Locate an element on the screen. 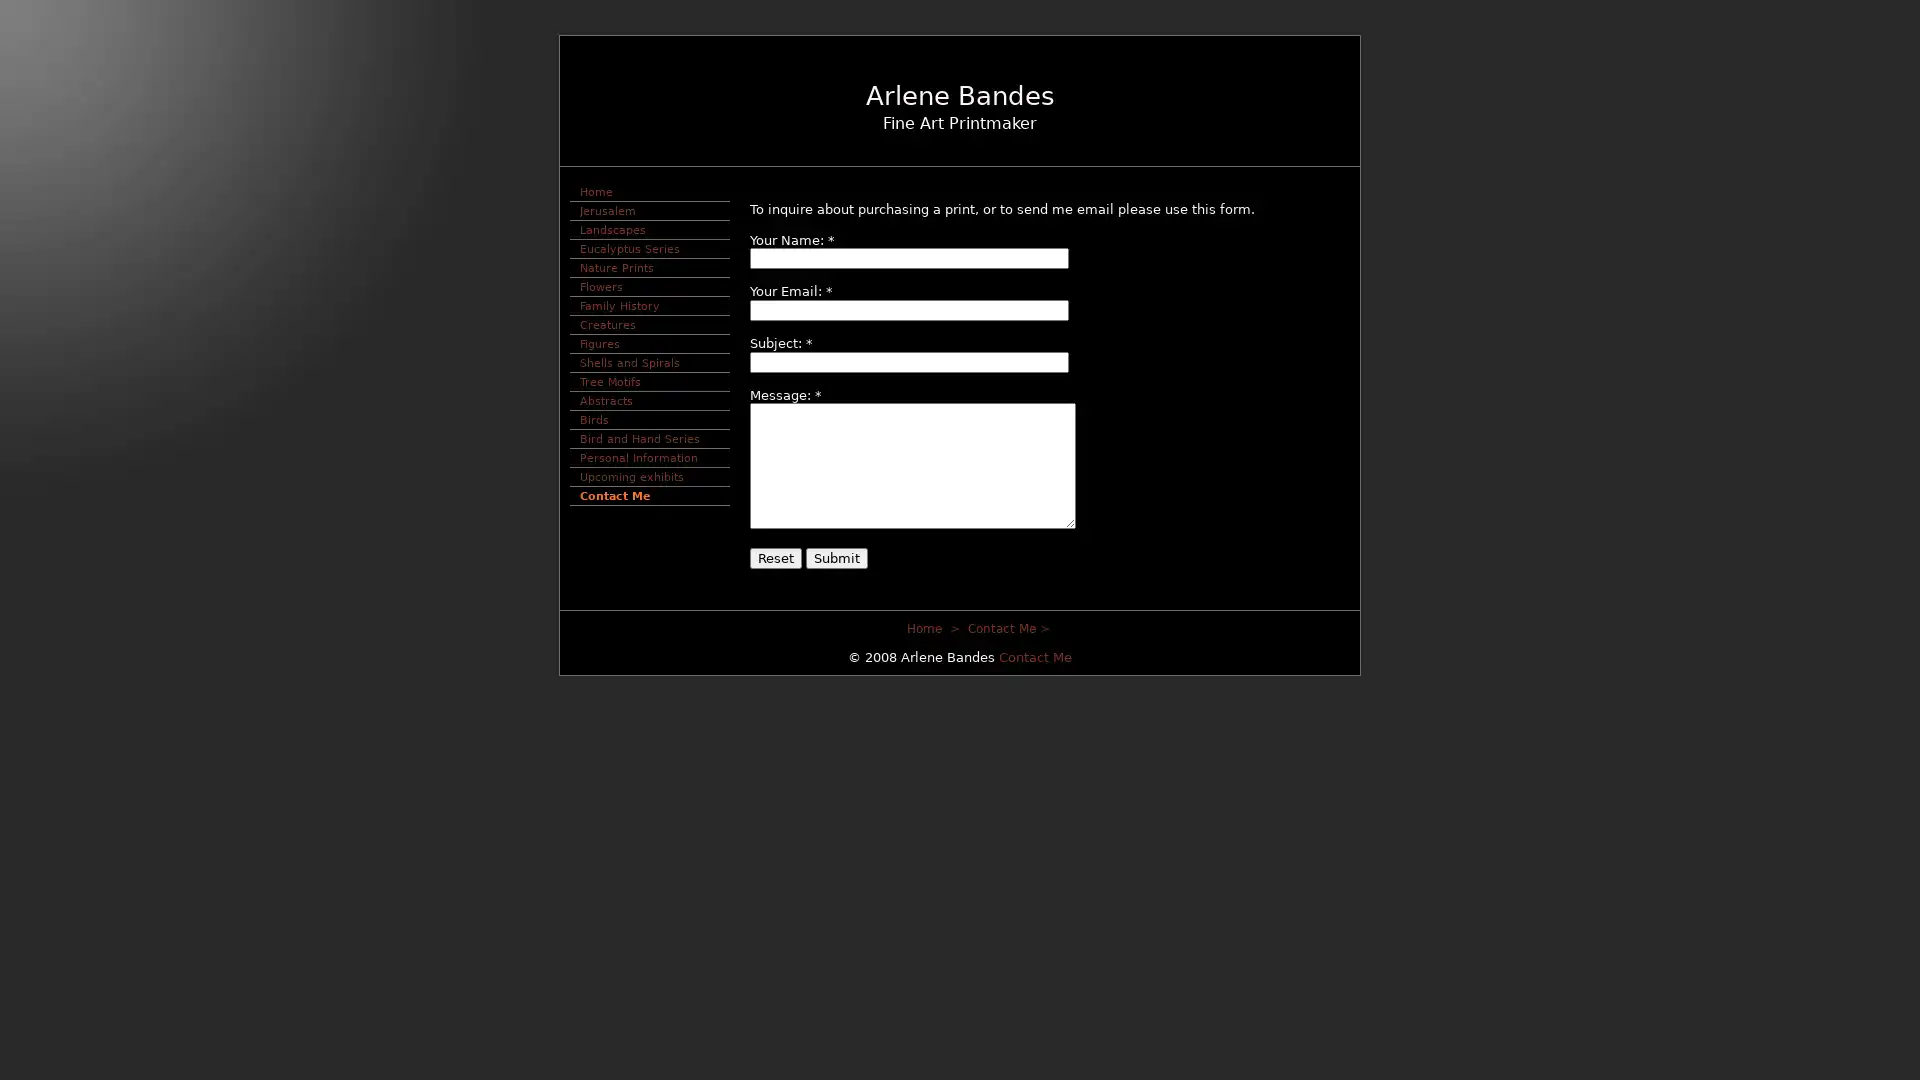 This screenshot has width=1920, height=1080. Submit is located at coordinates (836, 557).